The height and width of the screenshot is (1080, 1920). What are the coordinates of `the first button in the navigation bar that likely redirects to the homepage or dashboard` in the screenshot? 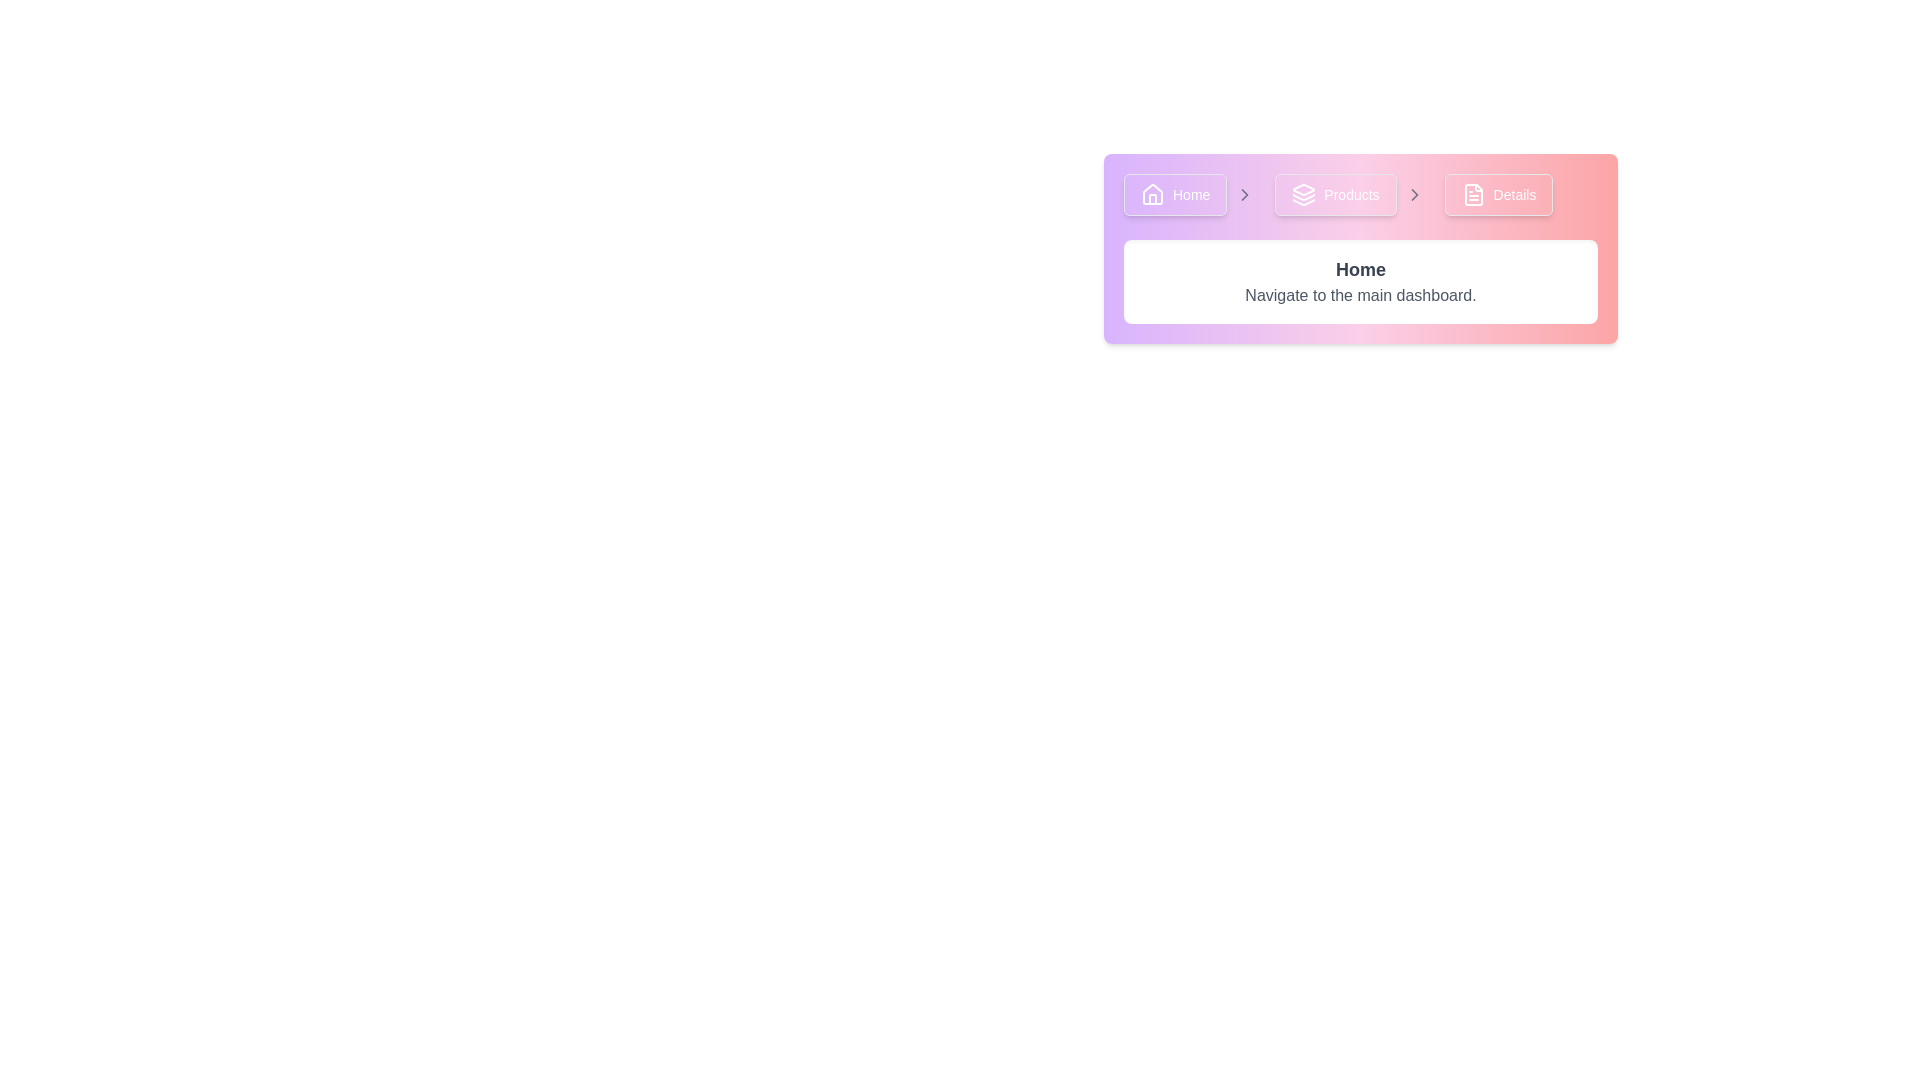 It's located at (1193, 195).